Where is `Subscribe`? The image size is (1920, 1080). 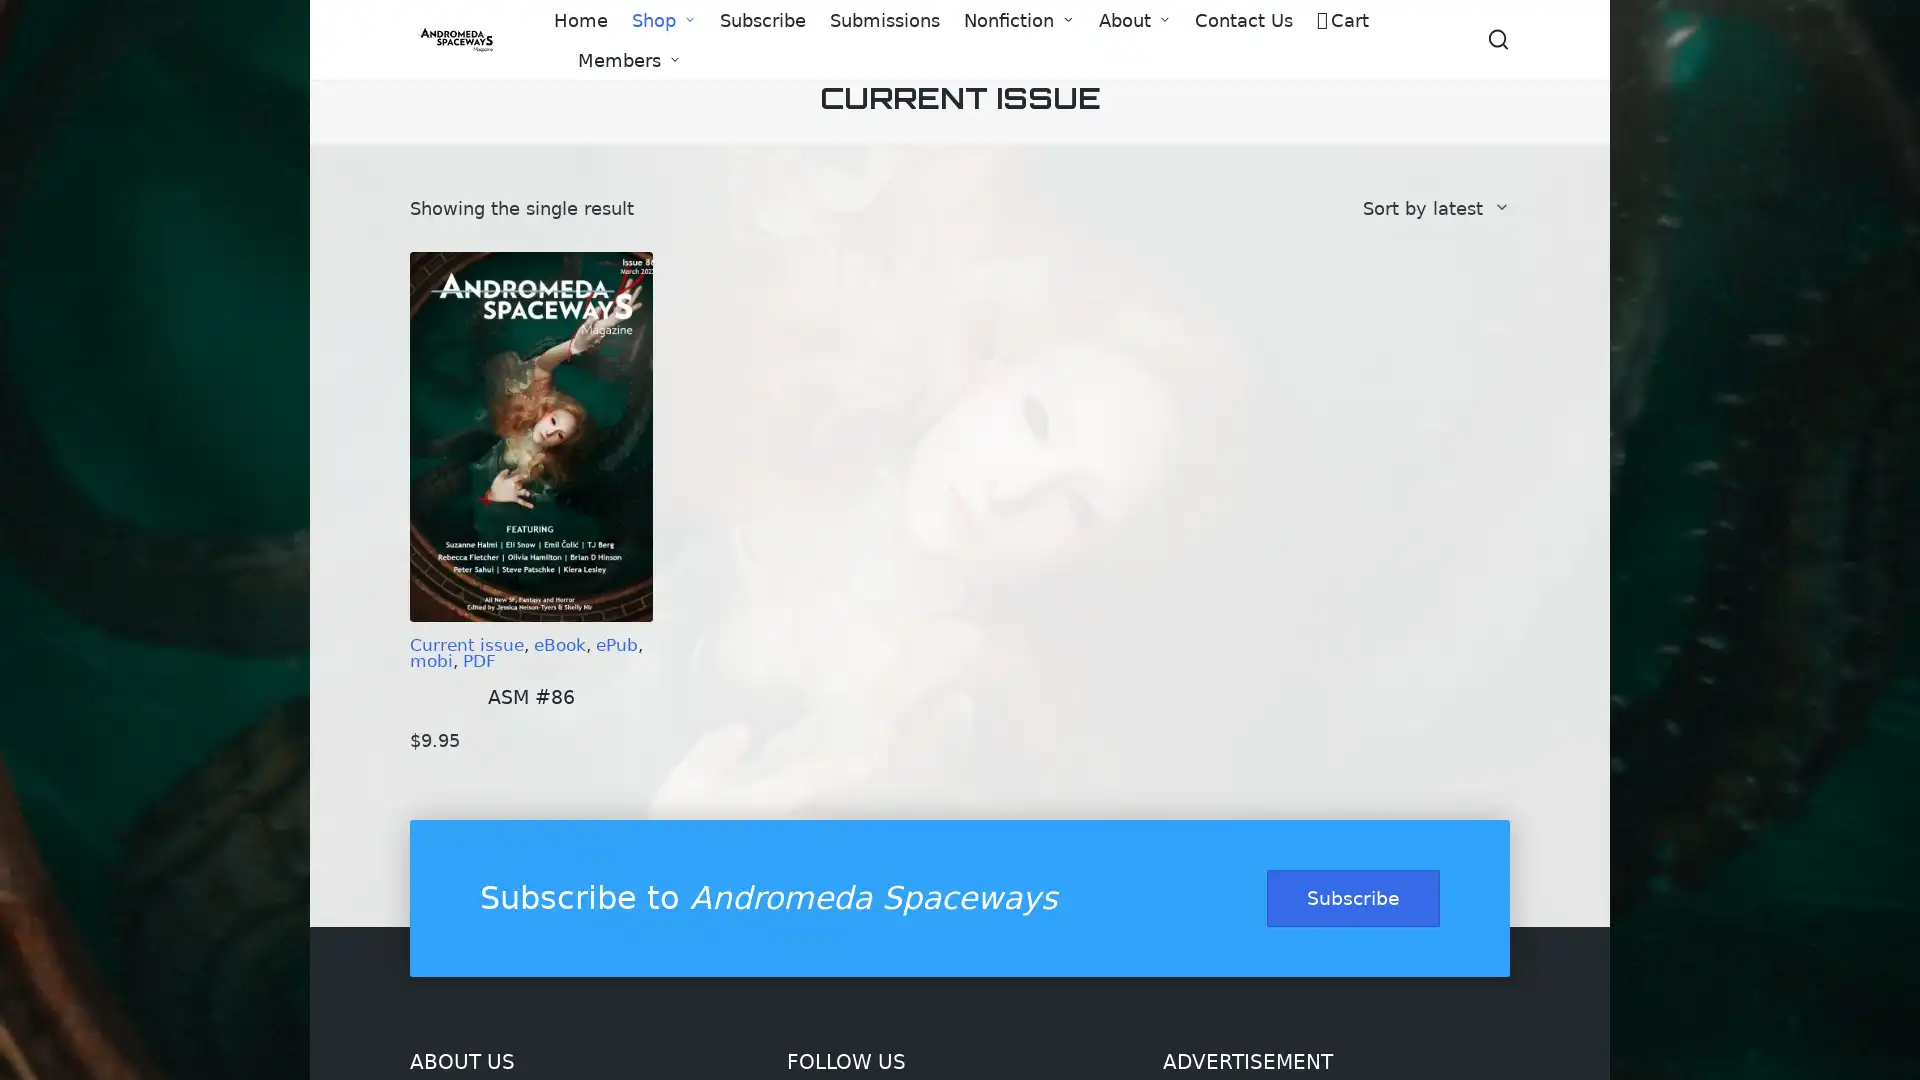
Subscribe is located at coordinates (1353, 897).